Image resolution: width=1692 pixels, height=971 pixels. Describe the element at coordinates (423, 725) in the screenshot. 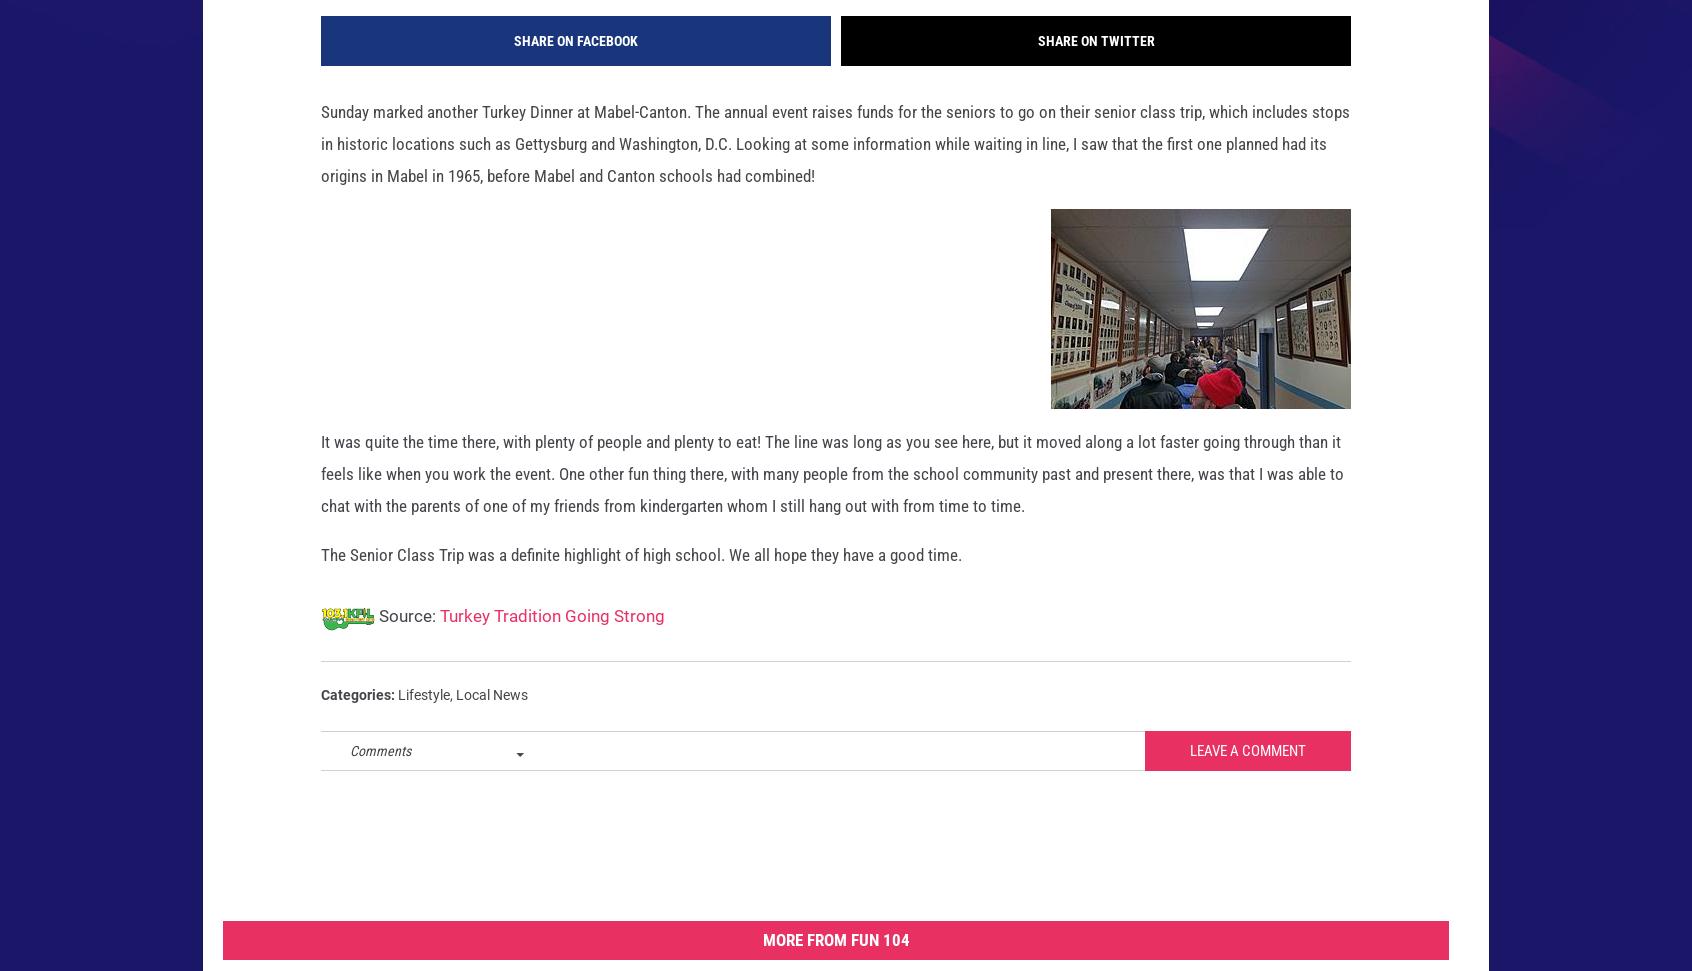

I see `'Lifestyle'` at that location.